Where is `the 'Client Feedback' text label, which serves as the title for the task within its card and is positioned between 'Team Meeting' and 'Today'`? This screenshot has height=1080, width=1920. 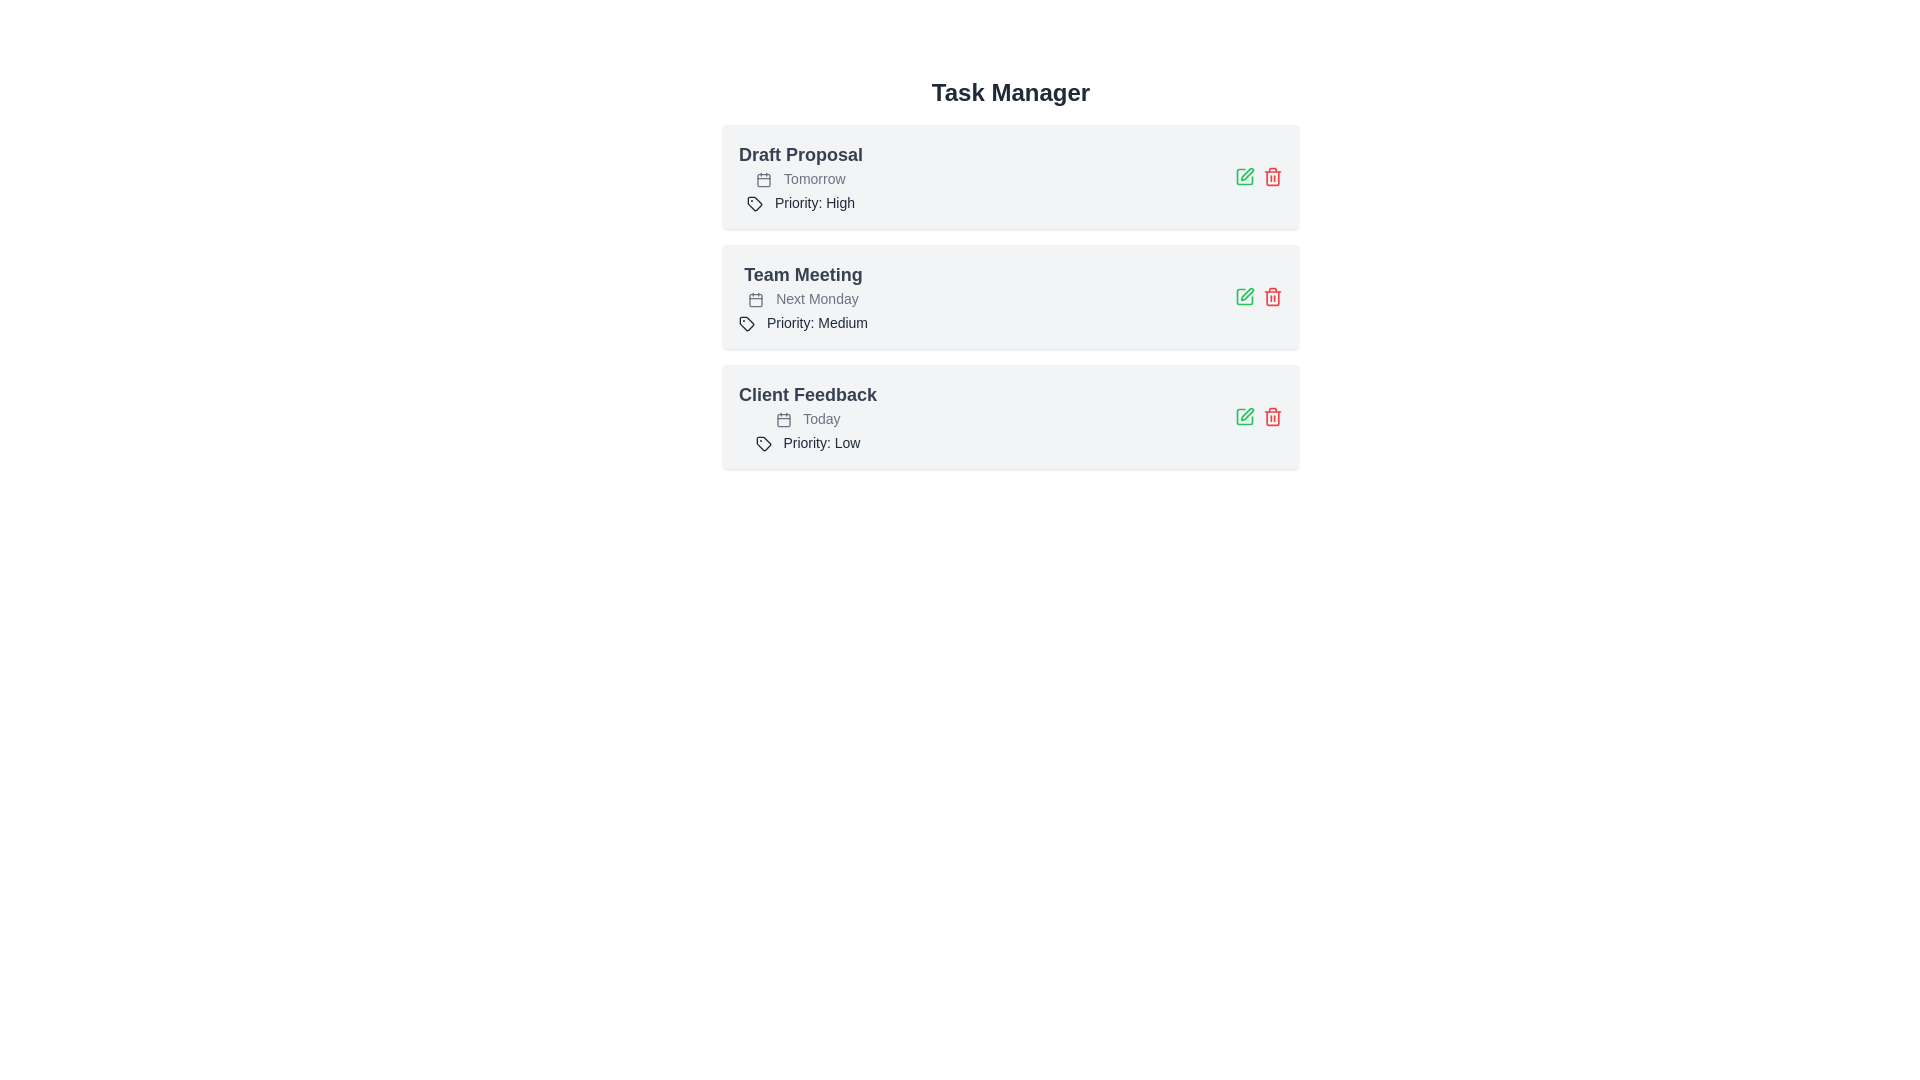
the 'Client Feedback' text label, which serves as the title for the task within its card and is positioned between 'Team Meeting' and 'Today' is located at coordinates (807, 394).